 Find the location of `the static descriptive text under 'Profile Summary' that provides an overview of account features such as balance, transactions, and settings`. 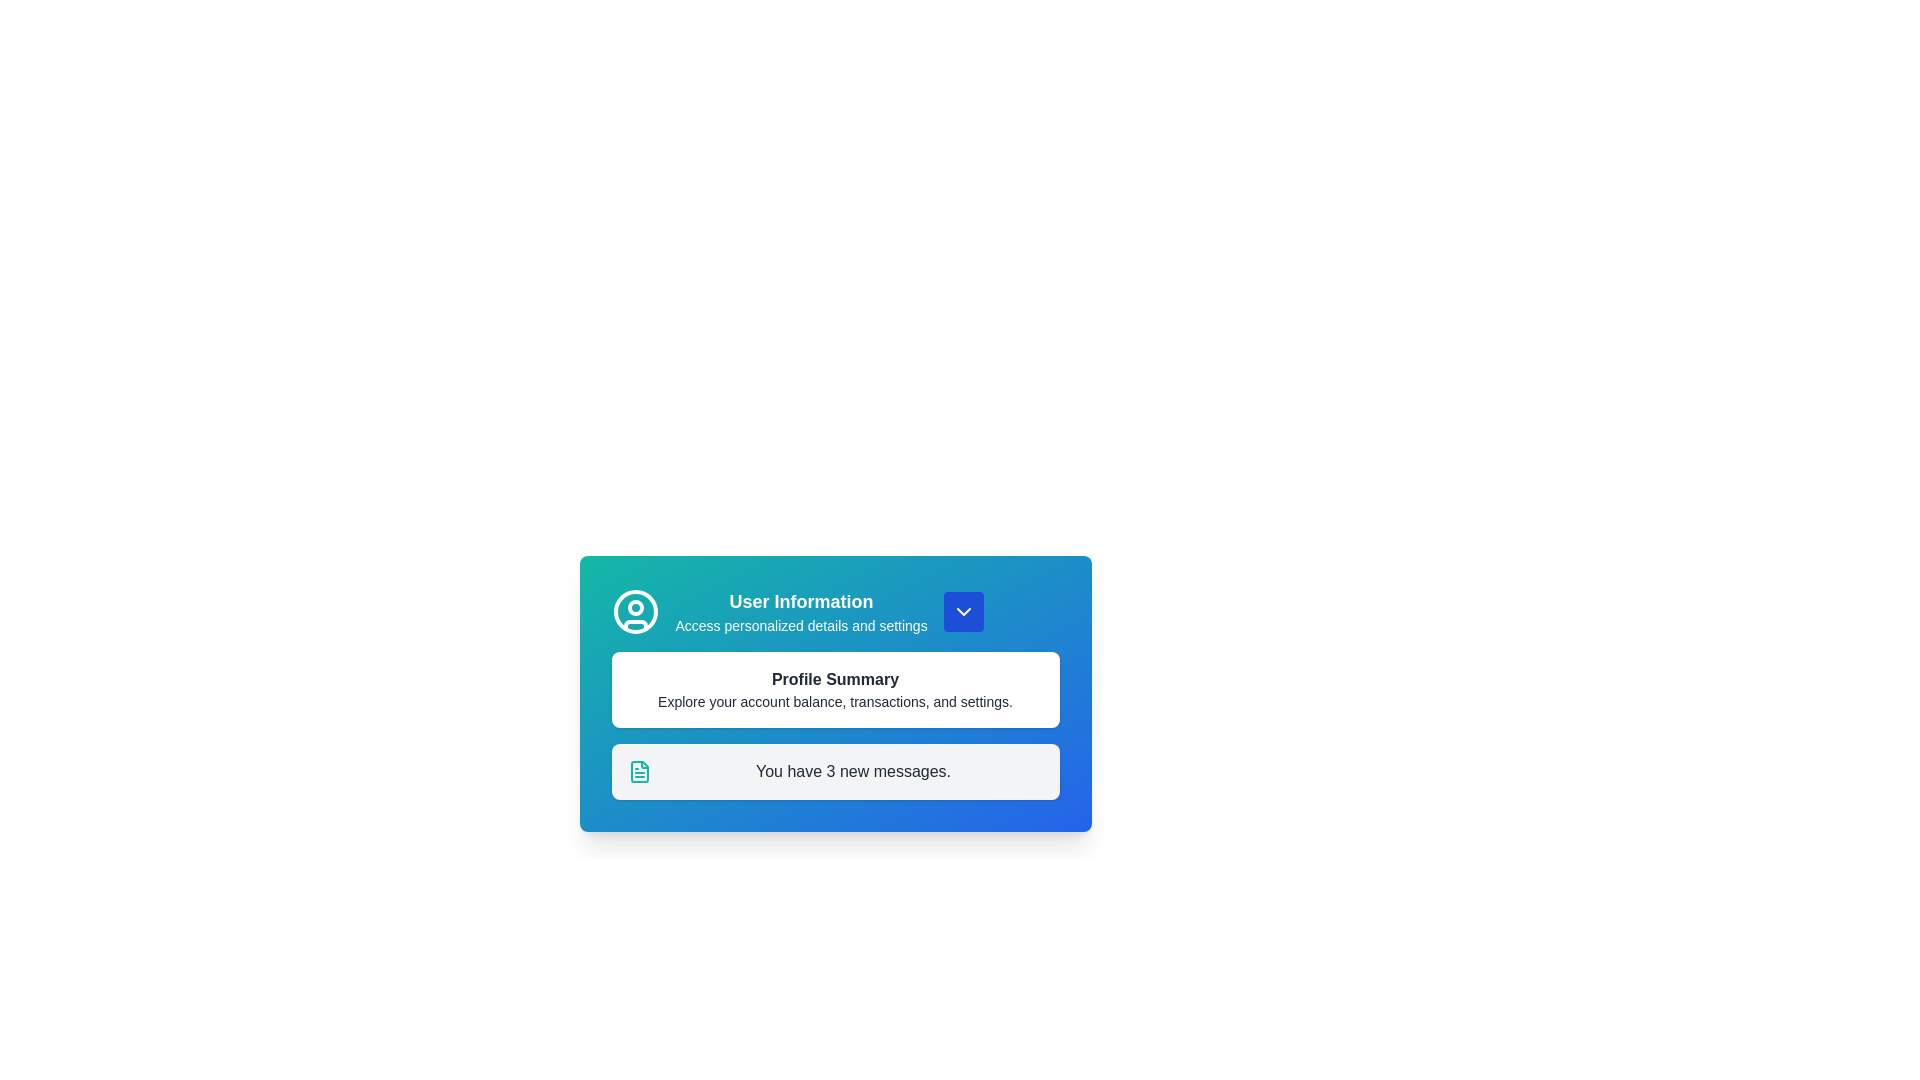

the static descriptive text under 'Profile Summary' that provides an overview of account features such as balance, transactions, and settings is located at coordinates (835, 701).